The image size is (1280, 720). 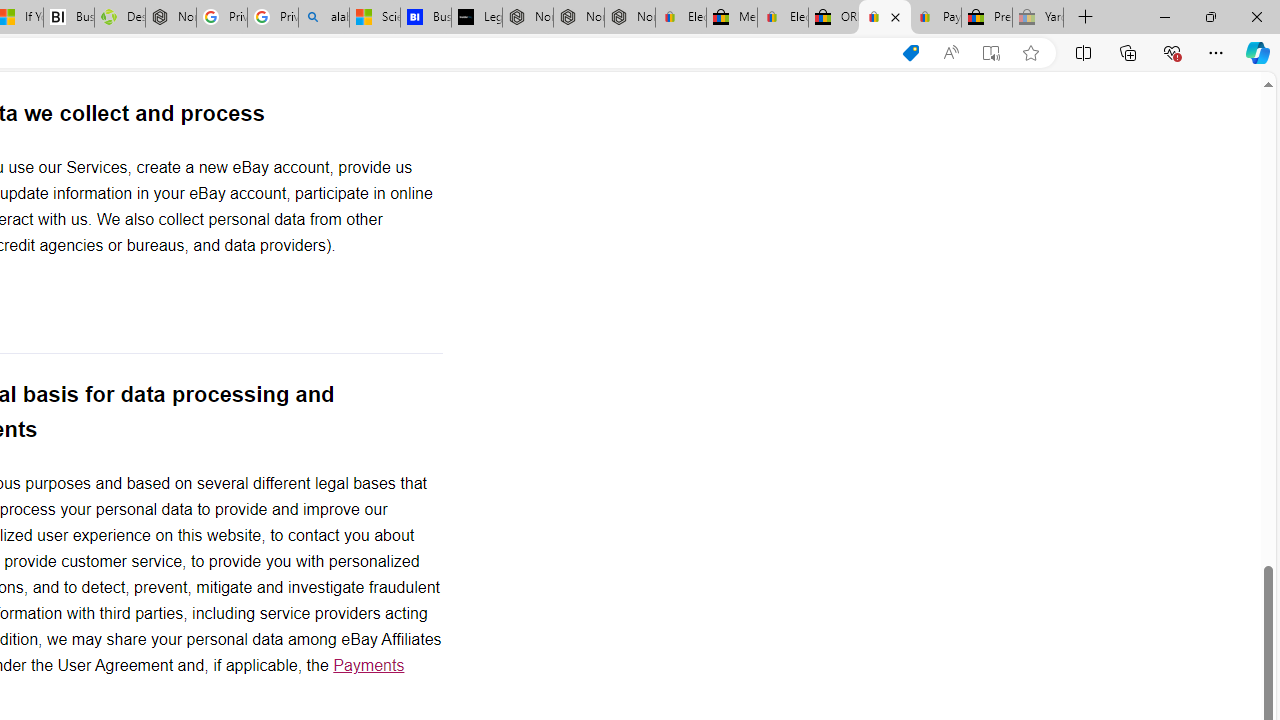 What do you see at coordinates (909, 52) in the screenshot?
I see `'This site has coupons! Shopping in Microsoft Edge'` at bounding box center [909, 52].